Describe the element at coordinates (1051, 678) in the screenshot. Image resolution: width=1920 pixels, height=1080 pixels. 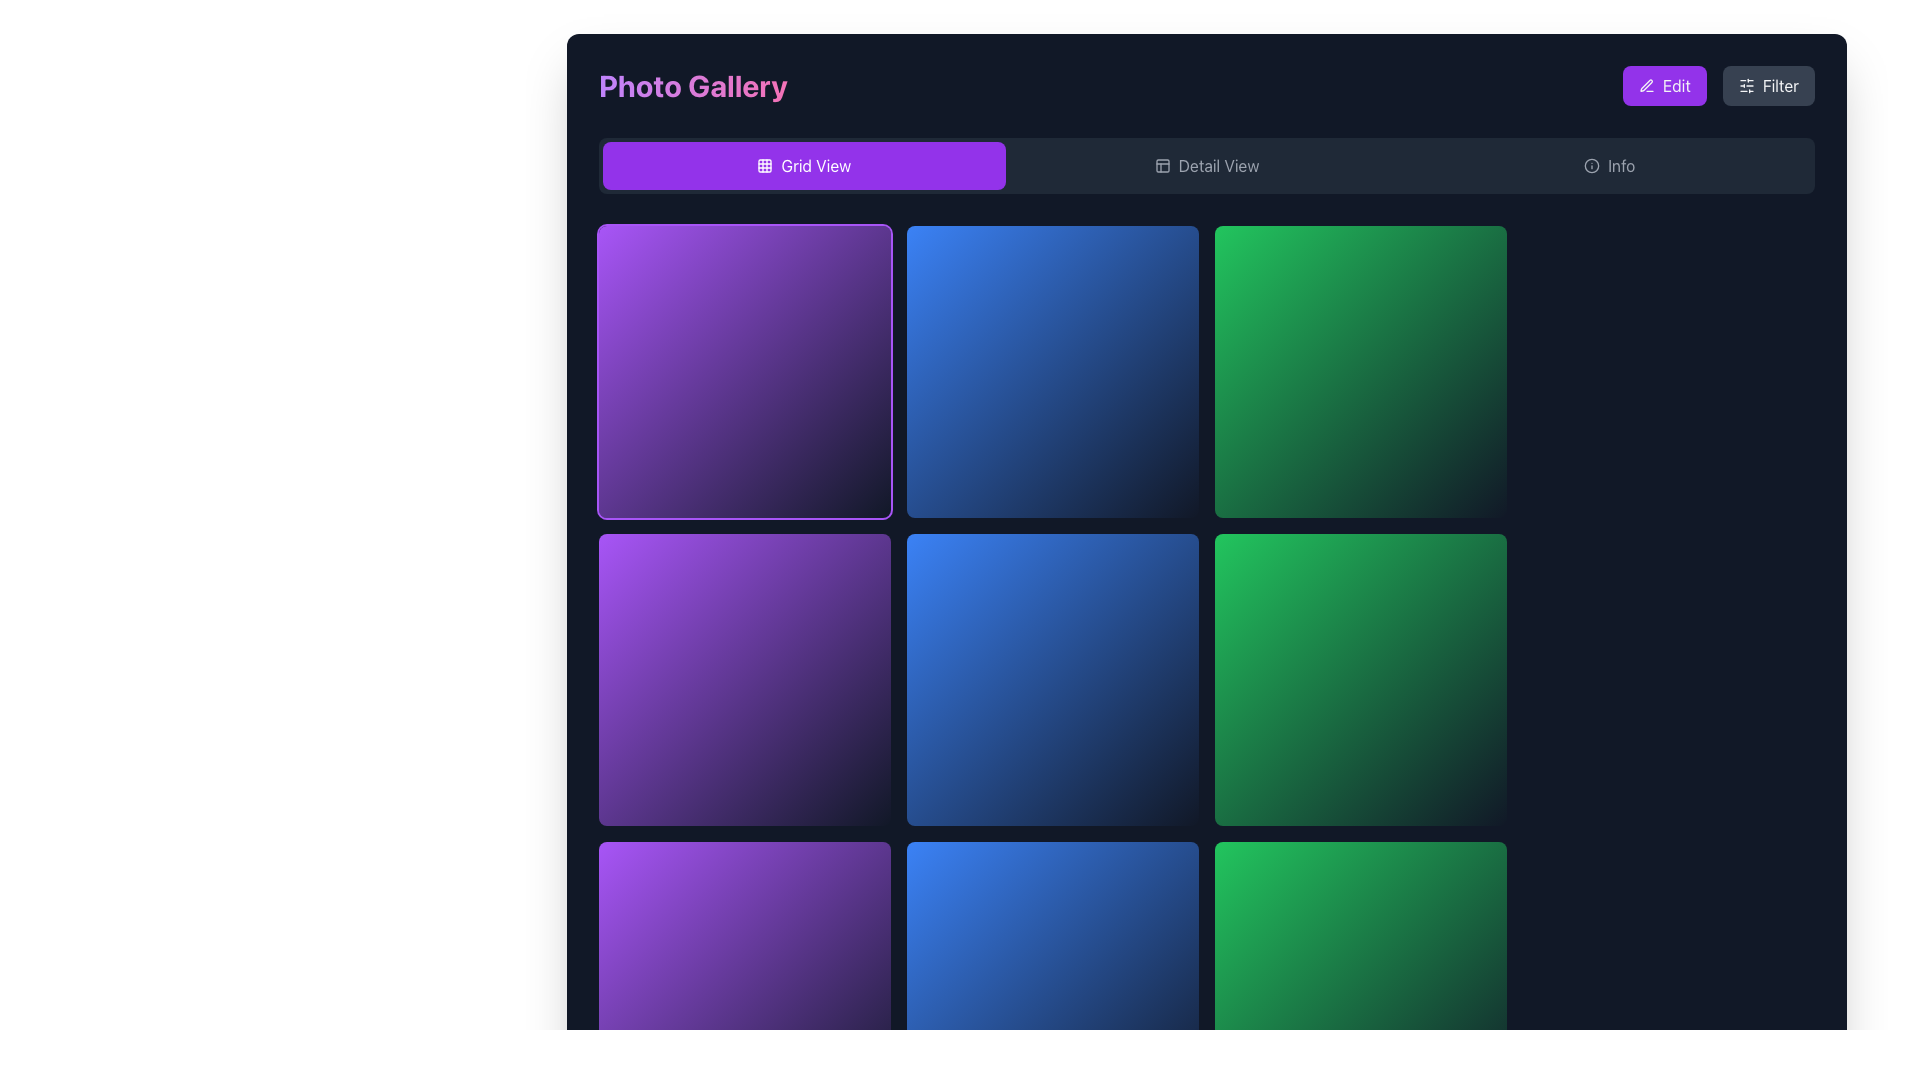
I see `the interactive visual grid tile located in the second column of the third row, which has a gradient background transitioning from blue to cyan and rounded corners` at that location.